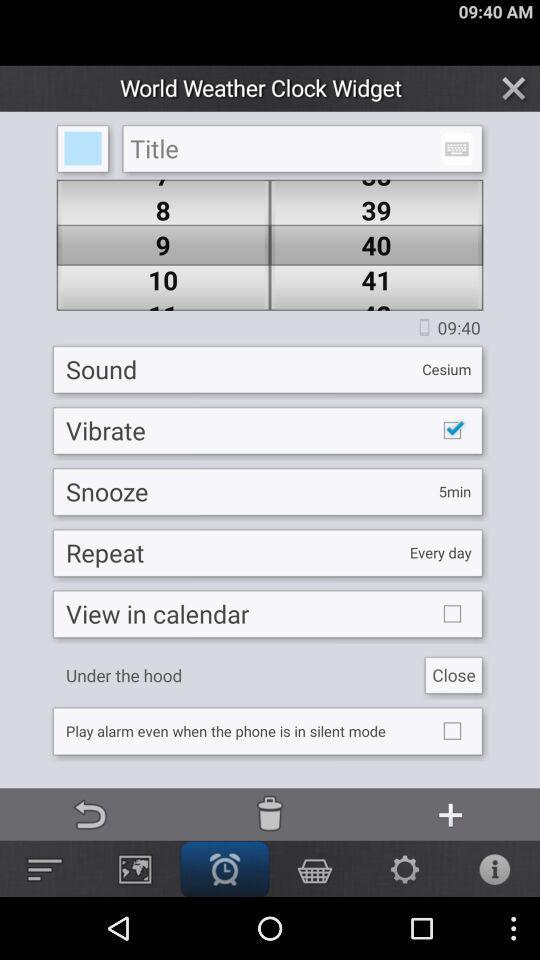 This screenshot has height=960, width=540. I want to click on title, so click(301, 148).